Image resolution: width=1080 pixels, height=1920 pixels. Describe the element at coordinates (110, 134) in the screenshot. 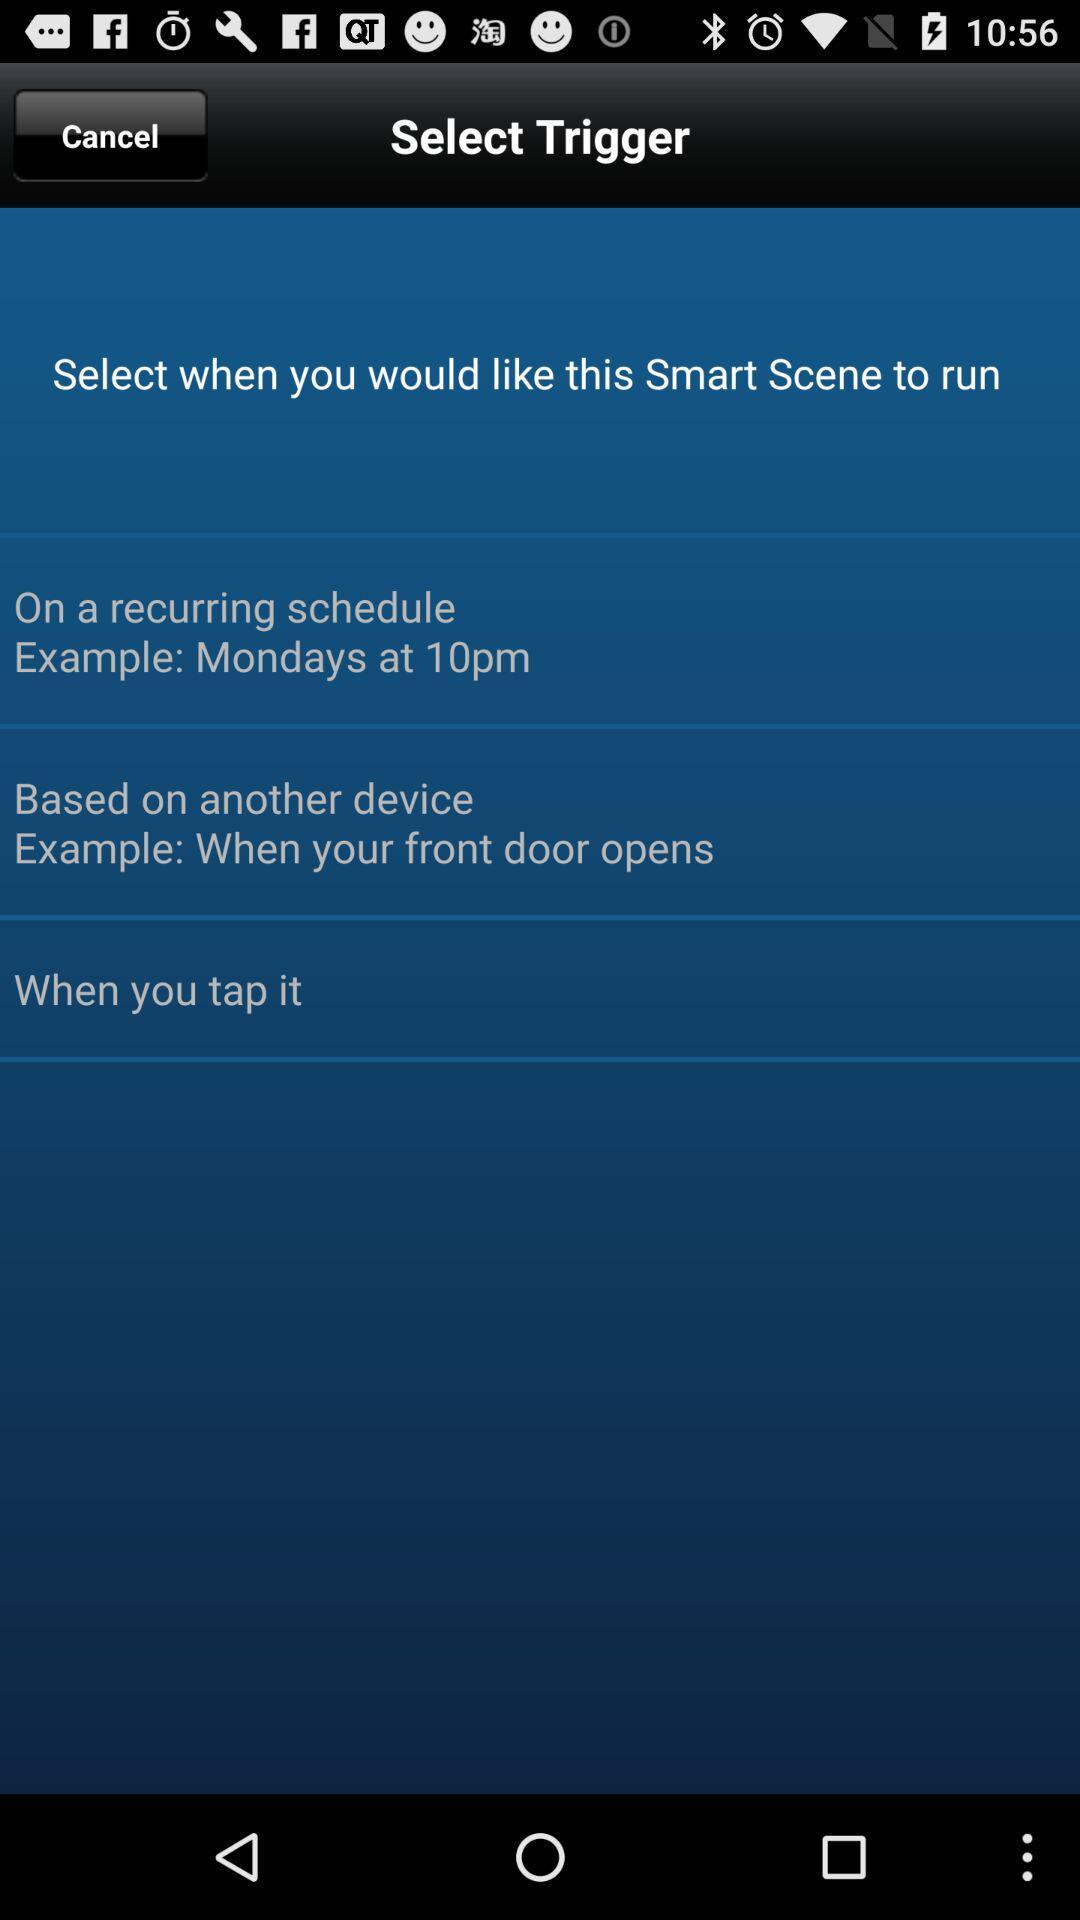

I see `the cancel` at that location.